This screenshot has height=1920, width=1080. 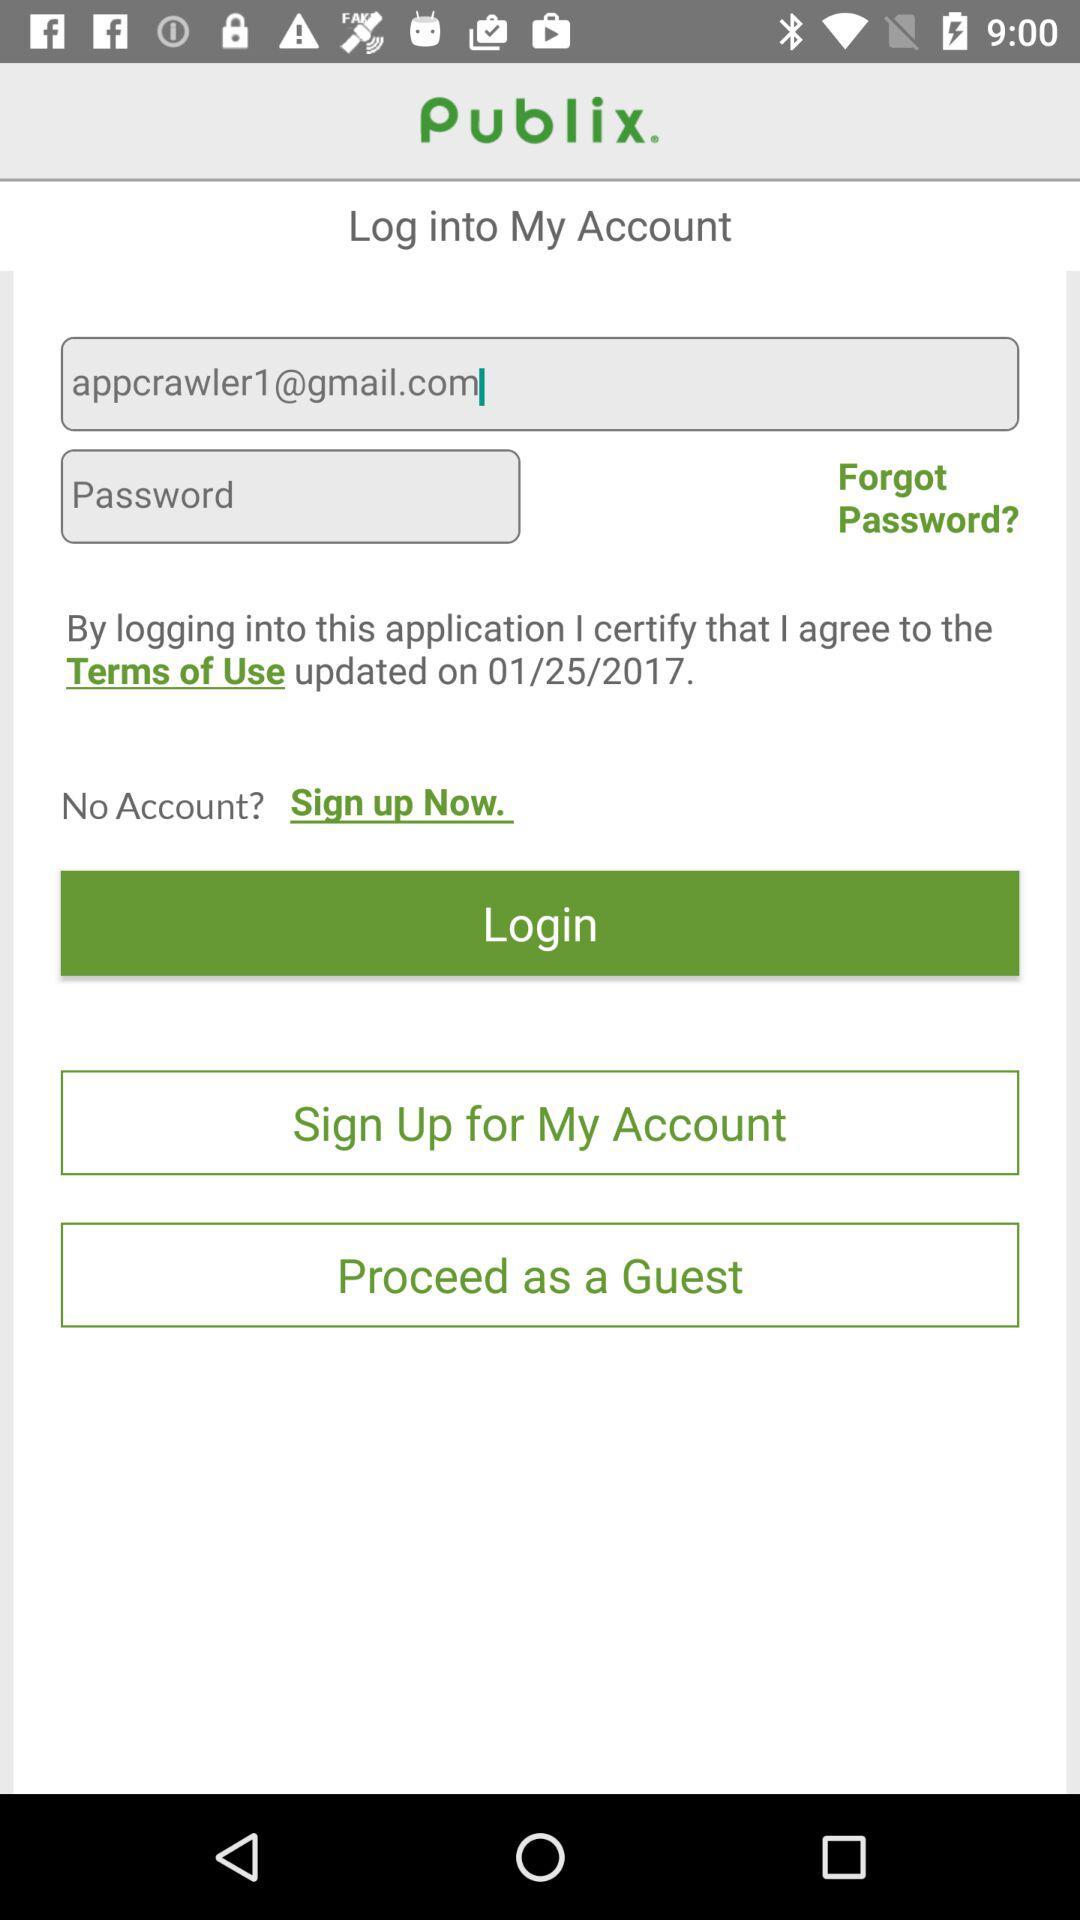 I want to click on the icon above the log into my item, so click(x=540, y=180).